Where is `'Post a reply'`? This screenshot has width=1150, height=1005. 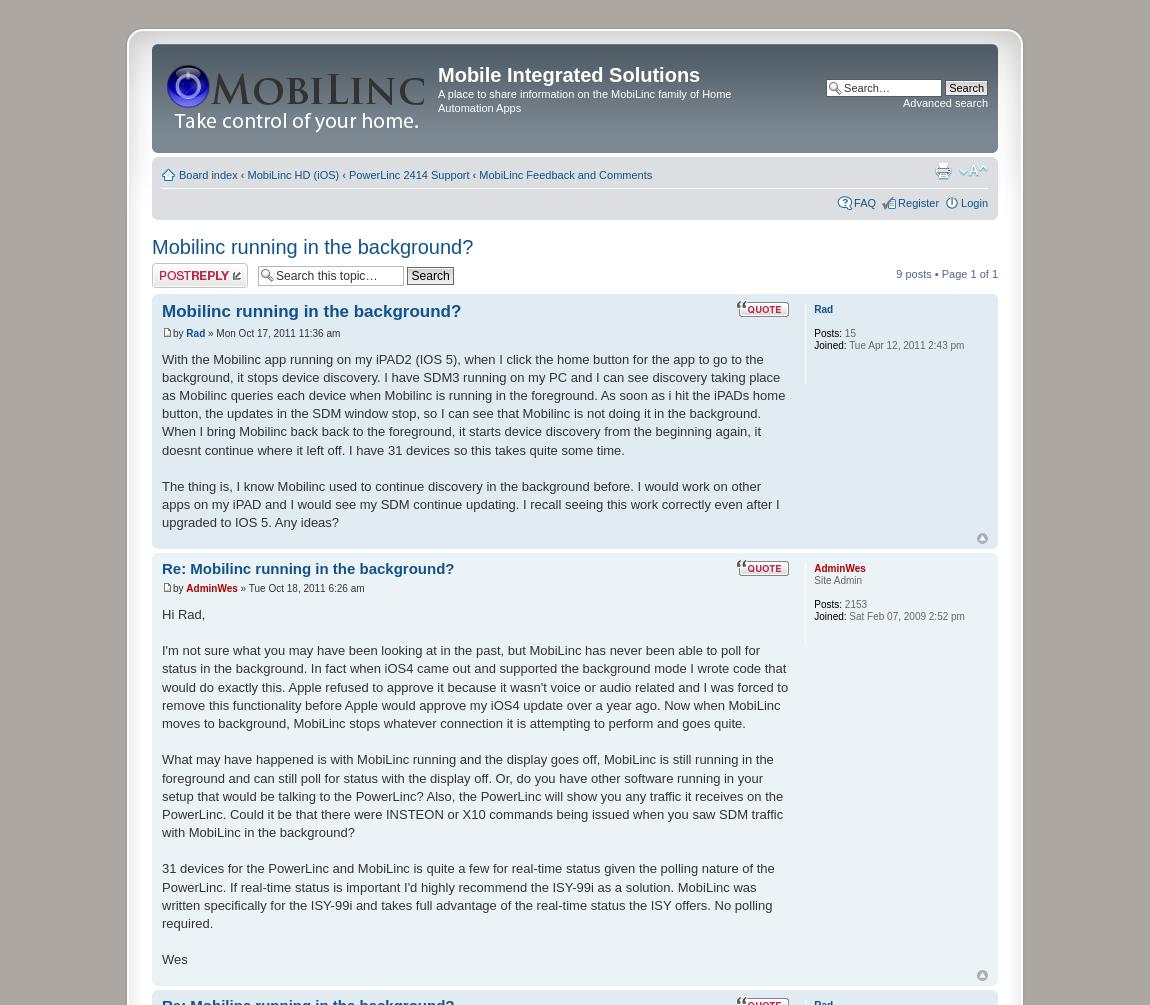 'Post a reply' is located at coordinates (180, 268).